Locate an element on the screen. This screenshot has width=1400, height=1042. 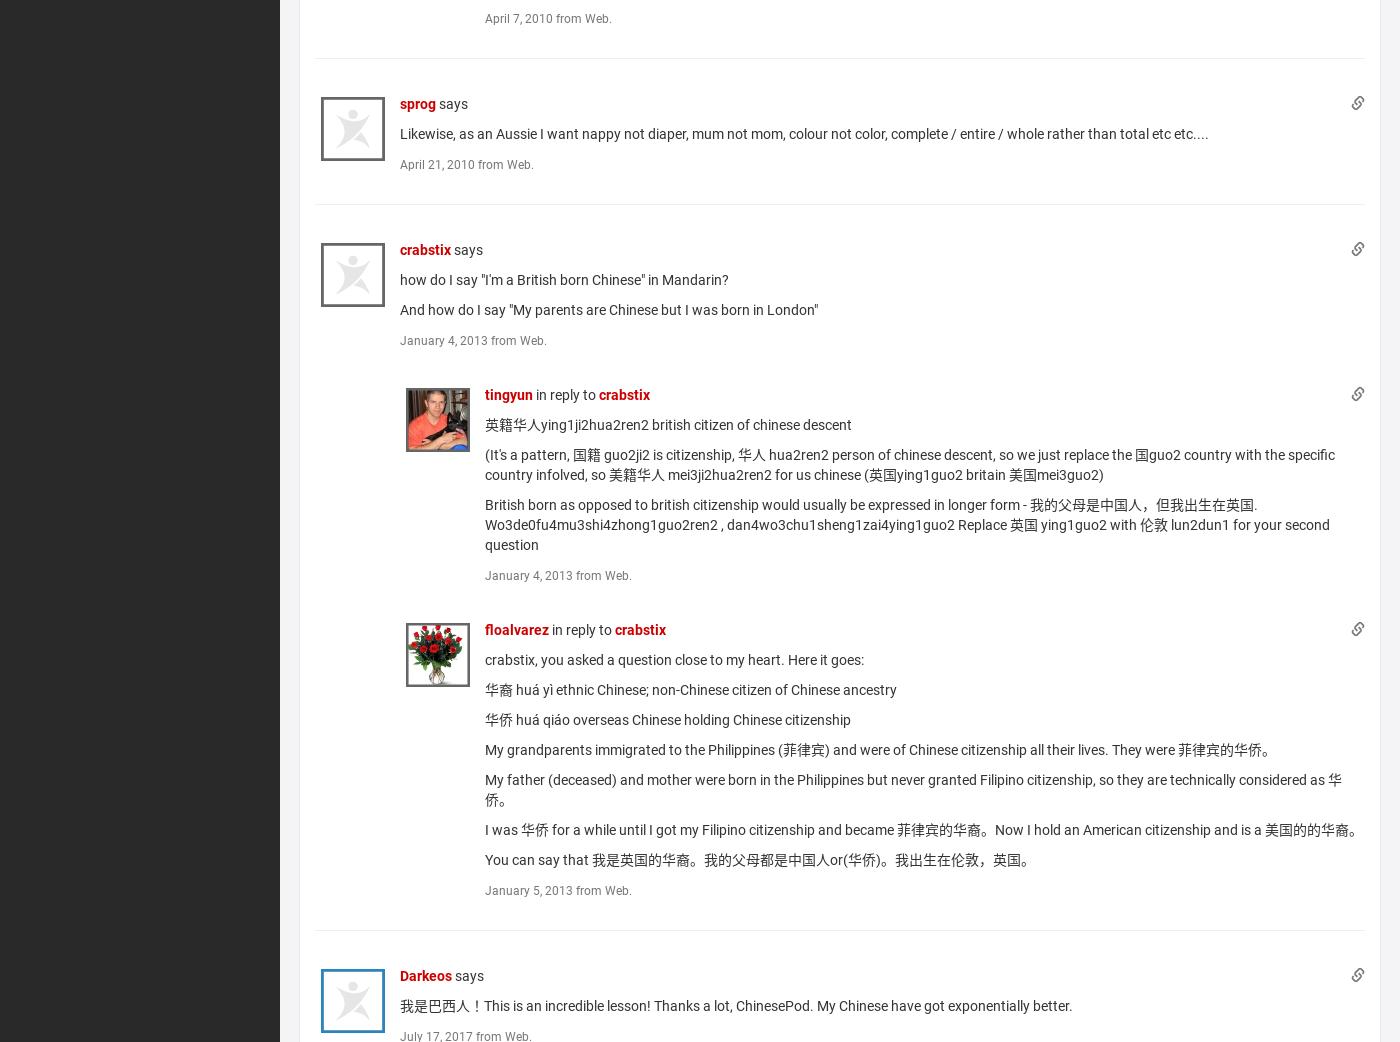
'My father (deceased) and mother were born in the Philippines but never granted Filipino citizenship, so they are technically considered as 华侨。' is located at coordinates (913, 790).